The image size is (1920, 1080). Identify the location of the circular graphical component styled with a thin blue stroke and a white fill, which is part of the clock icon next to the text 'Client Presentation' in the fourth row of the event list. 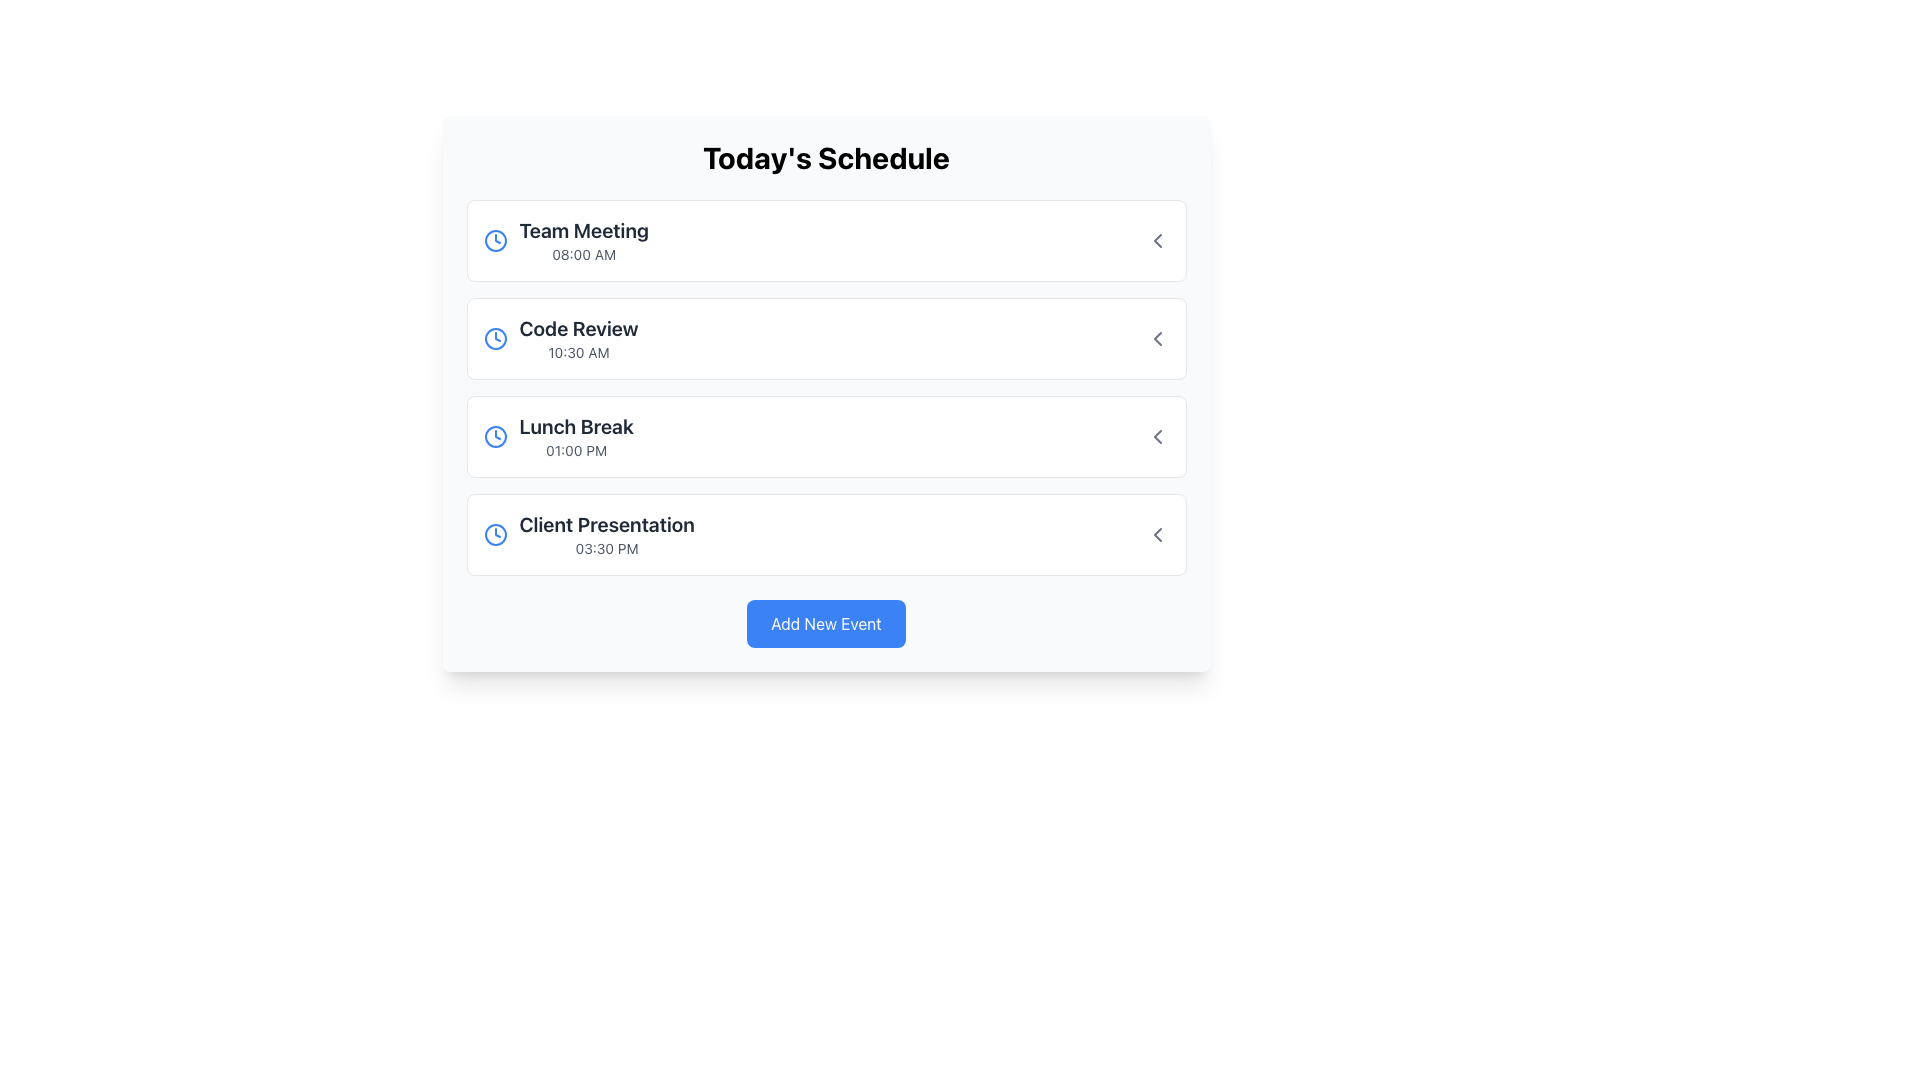
(495, 534).